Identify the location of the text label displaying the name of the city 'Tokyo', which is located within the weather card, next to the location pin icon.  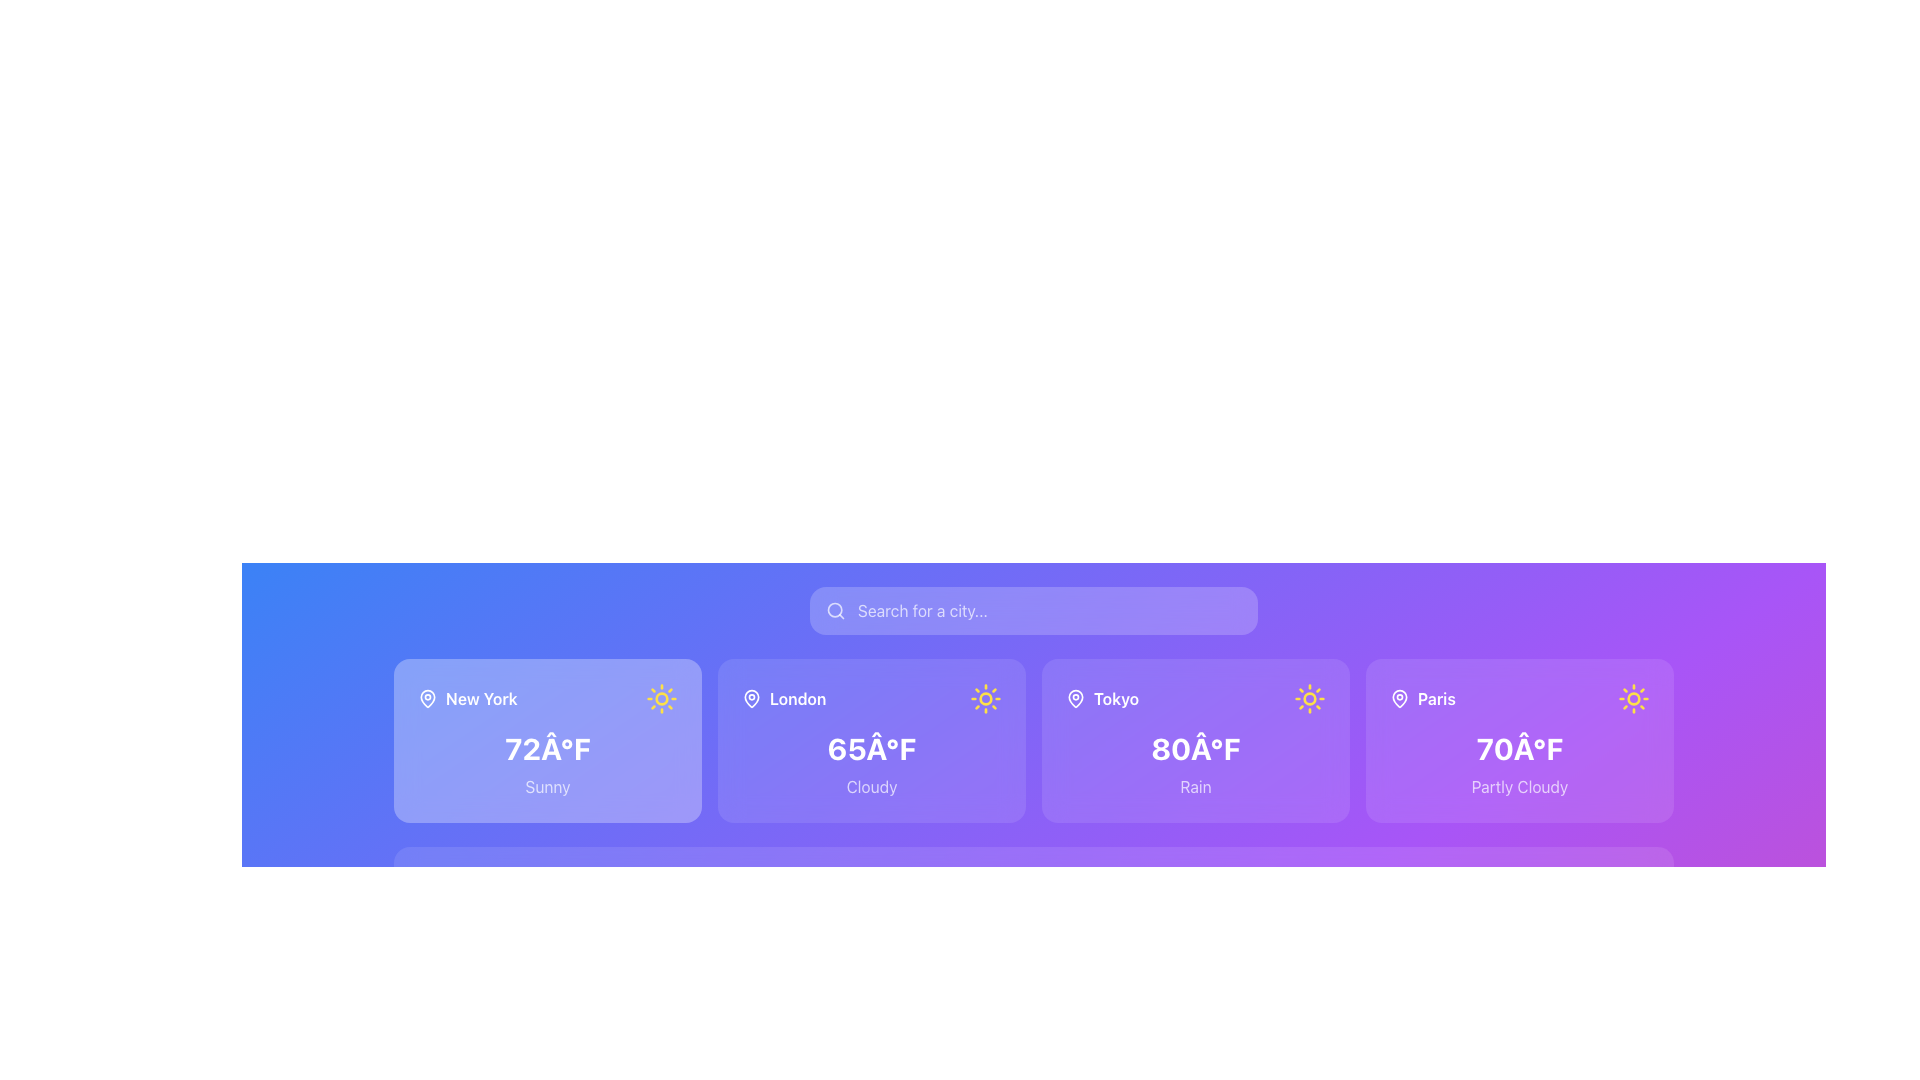
(1115, 697).